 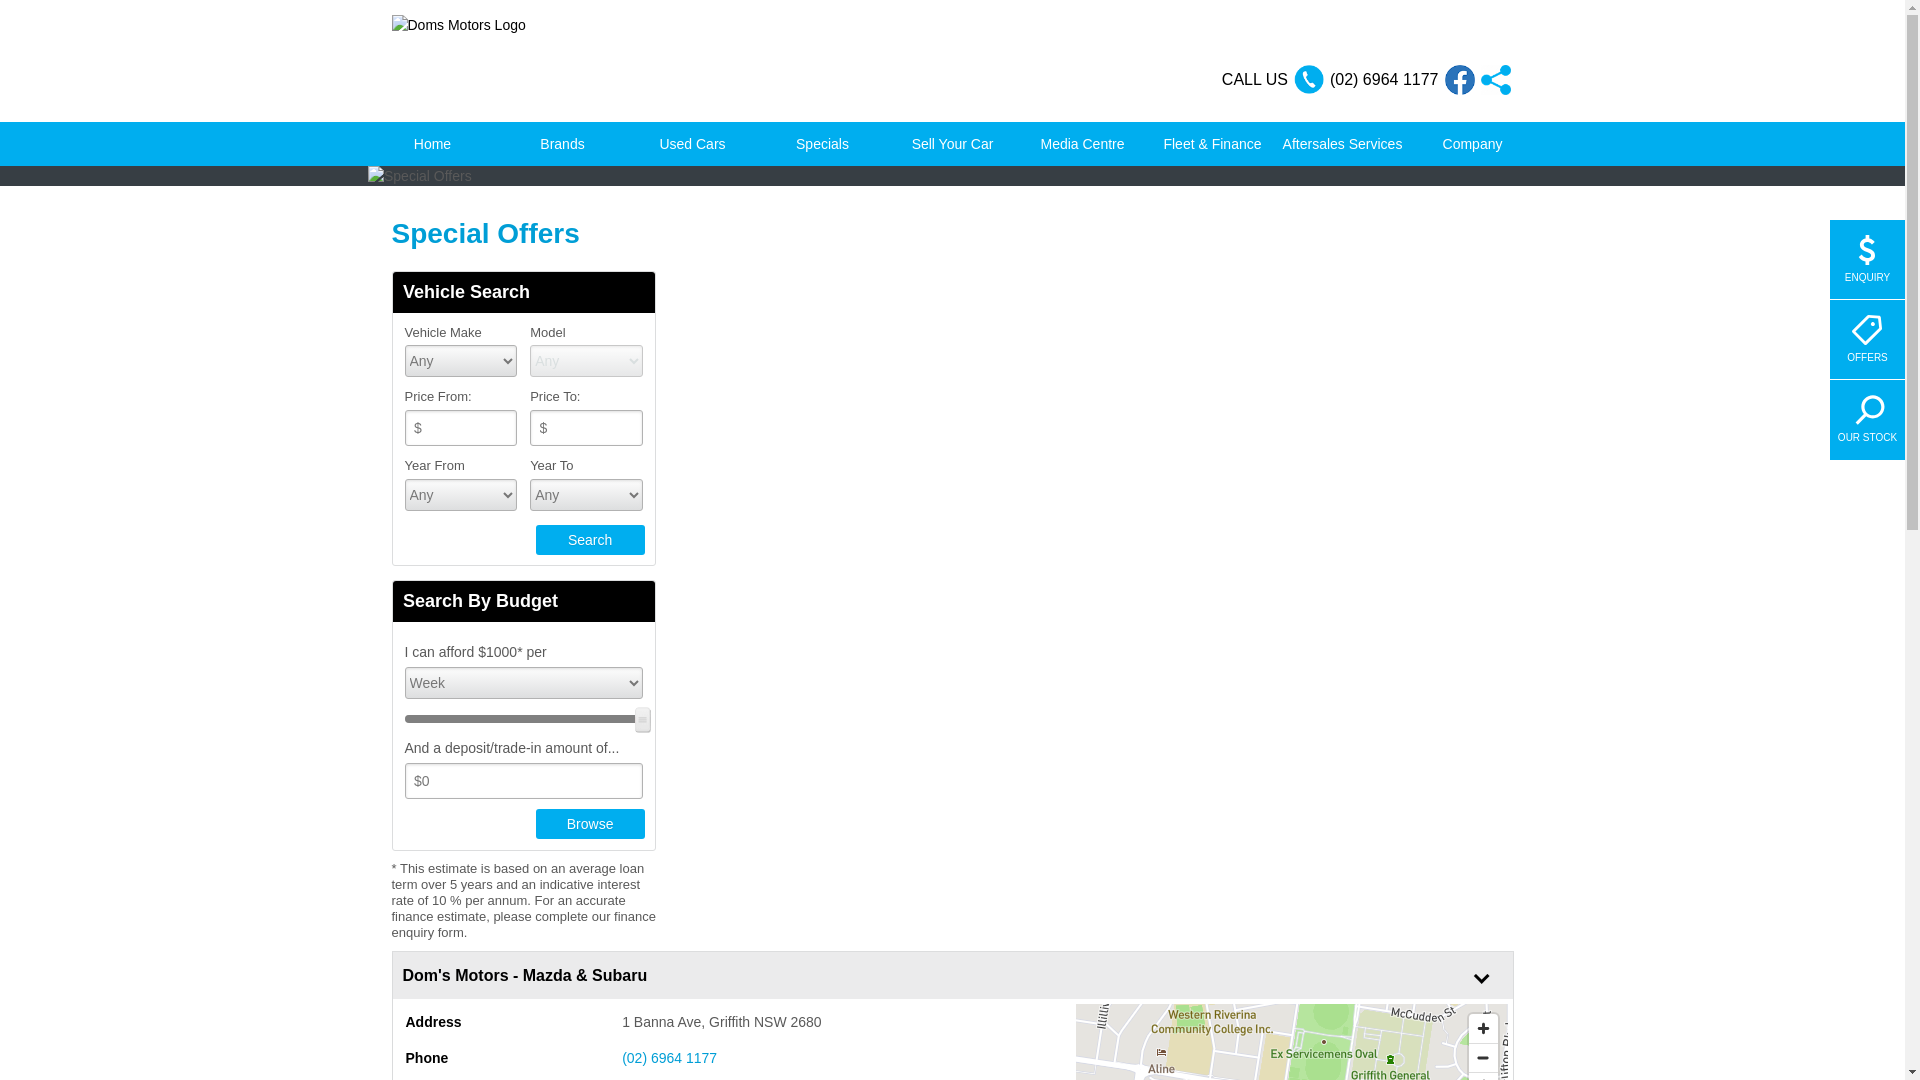 I want to click on 'Used Cars', so click(x=692, y=142).